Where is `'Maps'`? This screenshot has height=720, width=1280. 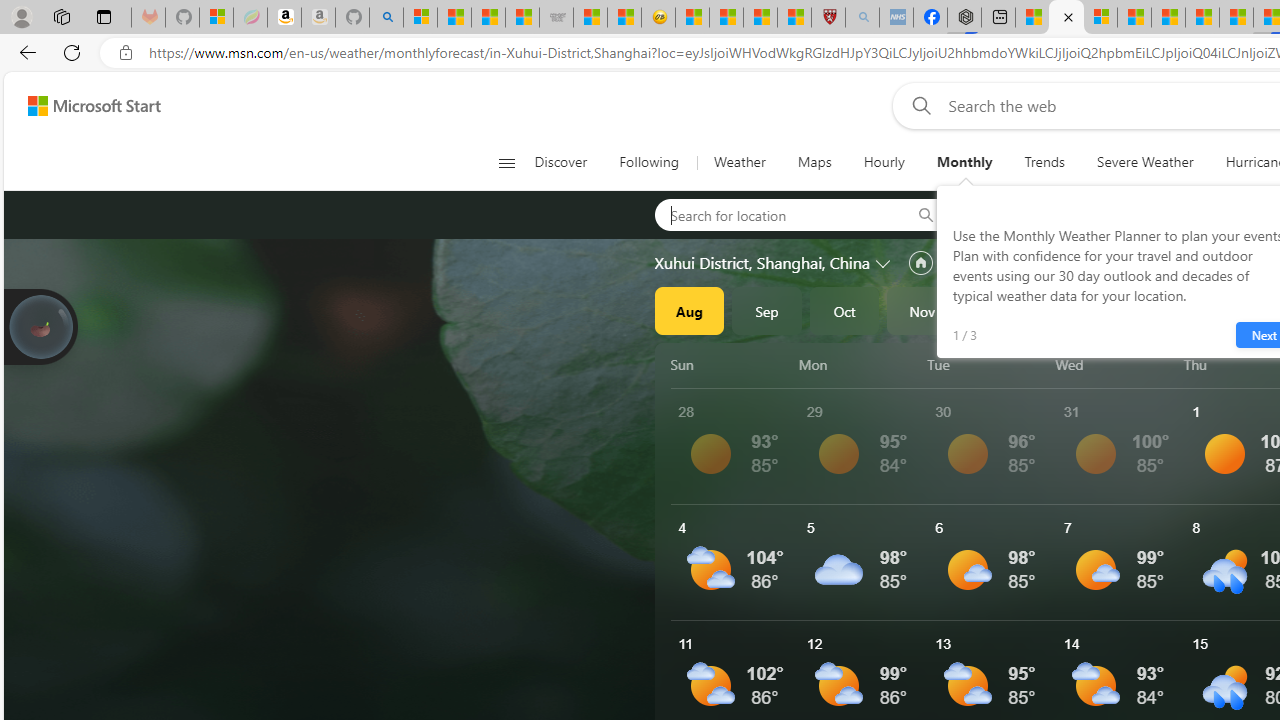
'Maps' is located at coordinates (814, 162).